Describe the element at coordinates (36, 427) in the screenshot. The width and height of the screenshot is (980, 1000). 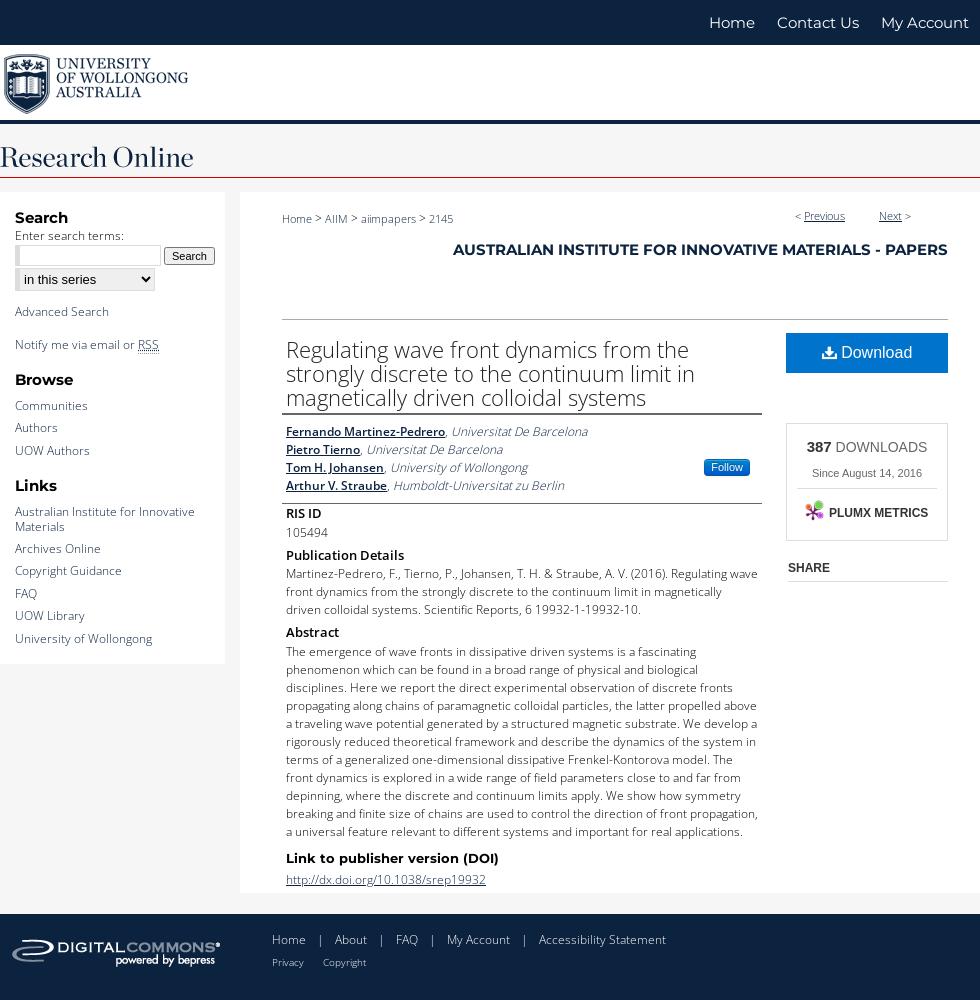
I see `'Authors'` at that location.